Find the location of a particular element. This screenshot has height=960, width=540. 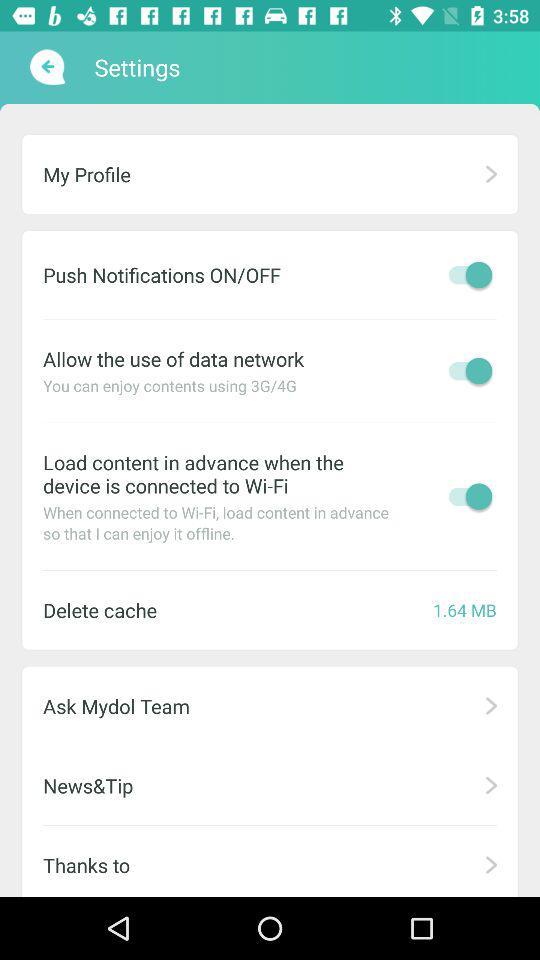

to turn wifi loading settings on or off is located at coordinates (465, 495).